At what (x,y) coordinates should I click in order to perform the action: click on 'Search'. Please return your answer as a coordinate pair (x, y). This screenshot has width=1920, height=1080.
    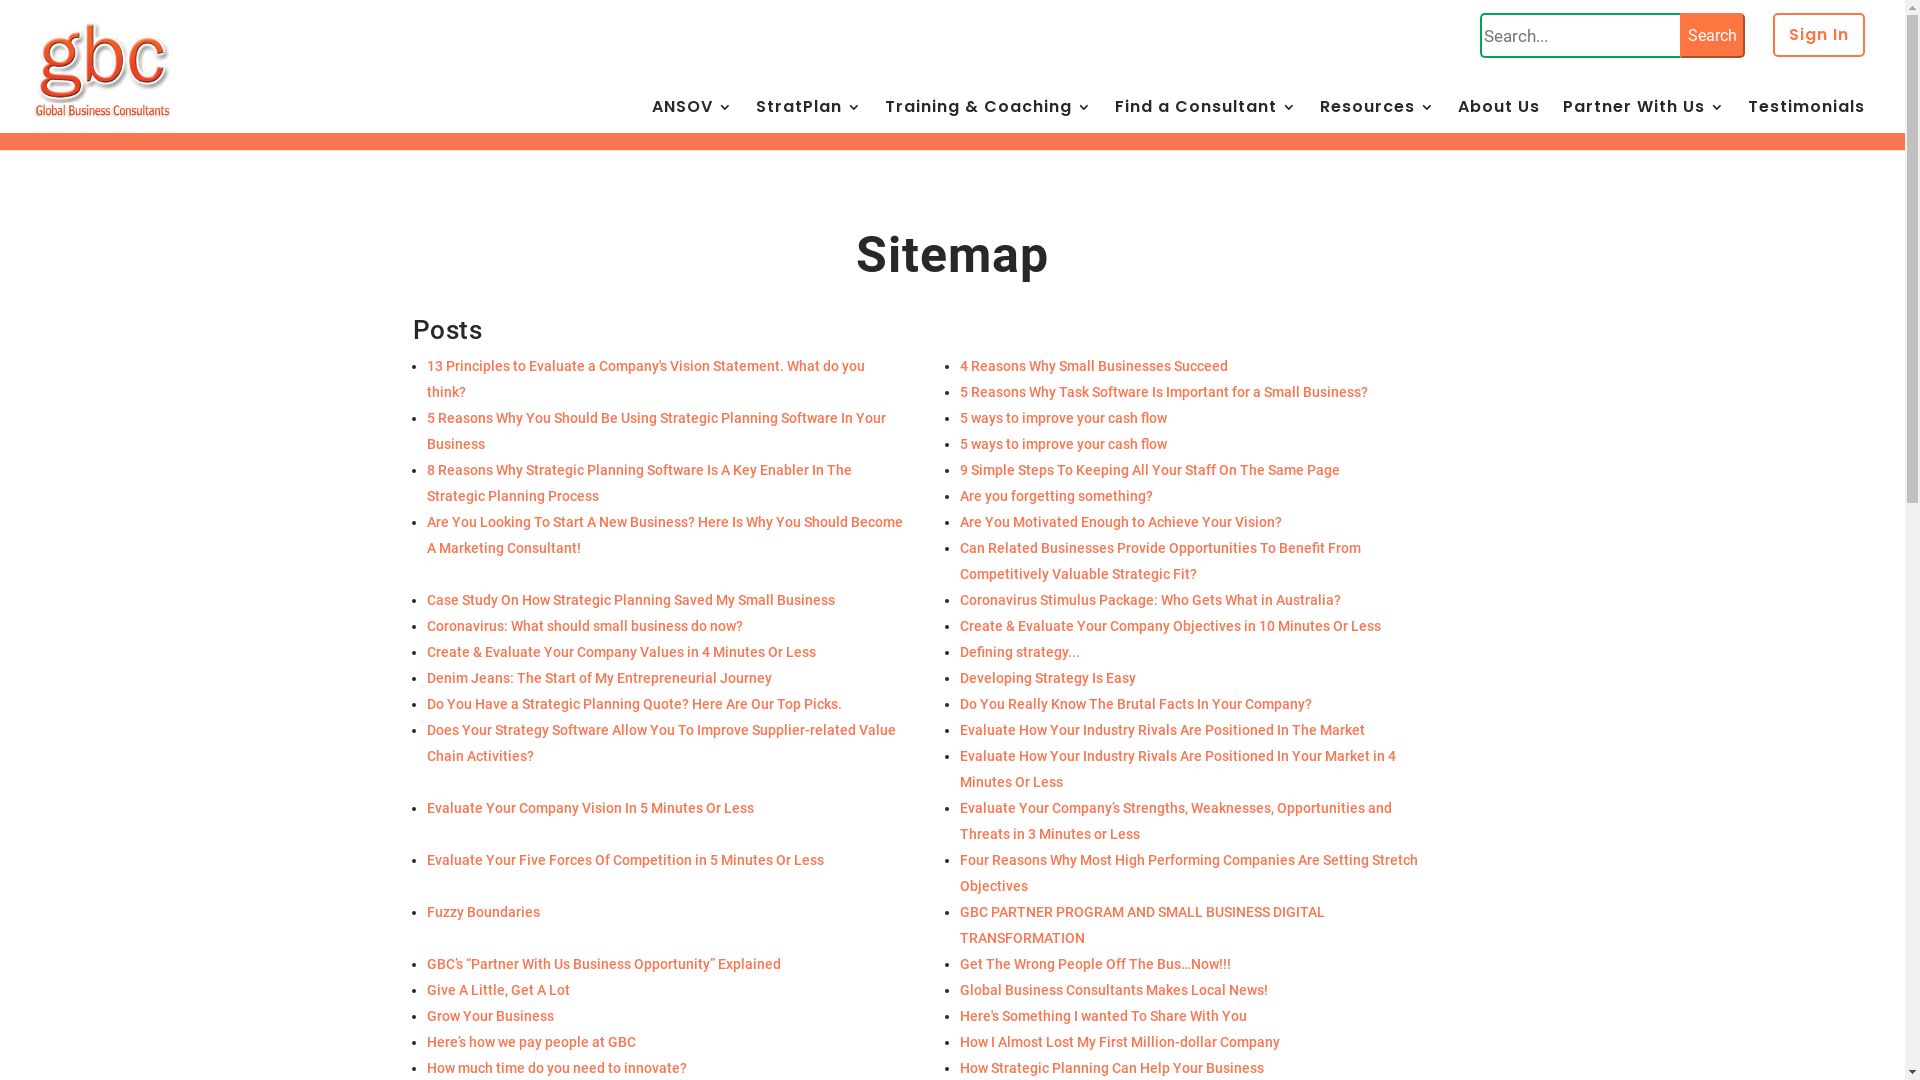
    Looking at the image, I should click on (1711, 35).